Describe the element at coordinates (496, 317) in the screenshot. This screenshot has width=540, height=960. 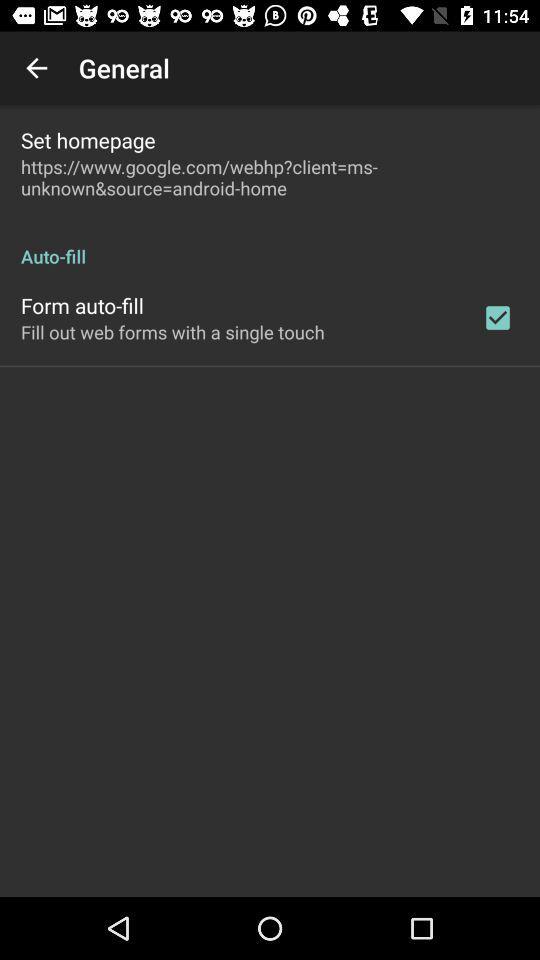
I see `icon at the top right corner` at that location.